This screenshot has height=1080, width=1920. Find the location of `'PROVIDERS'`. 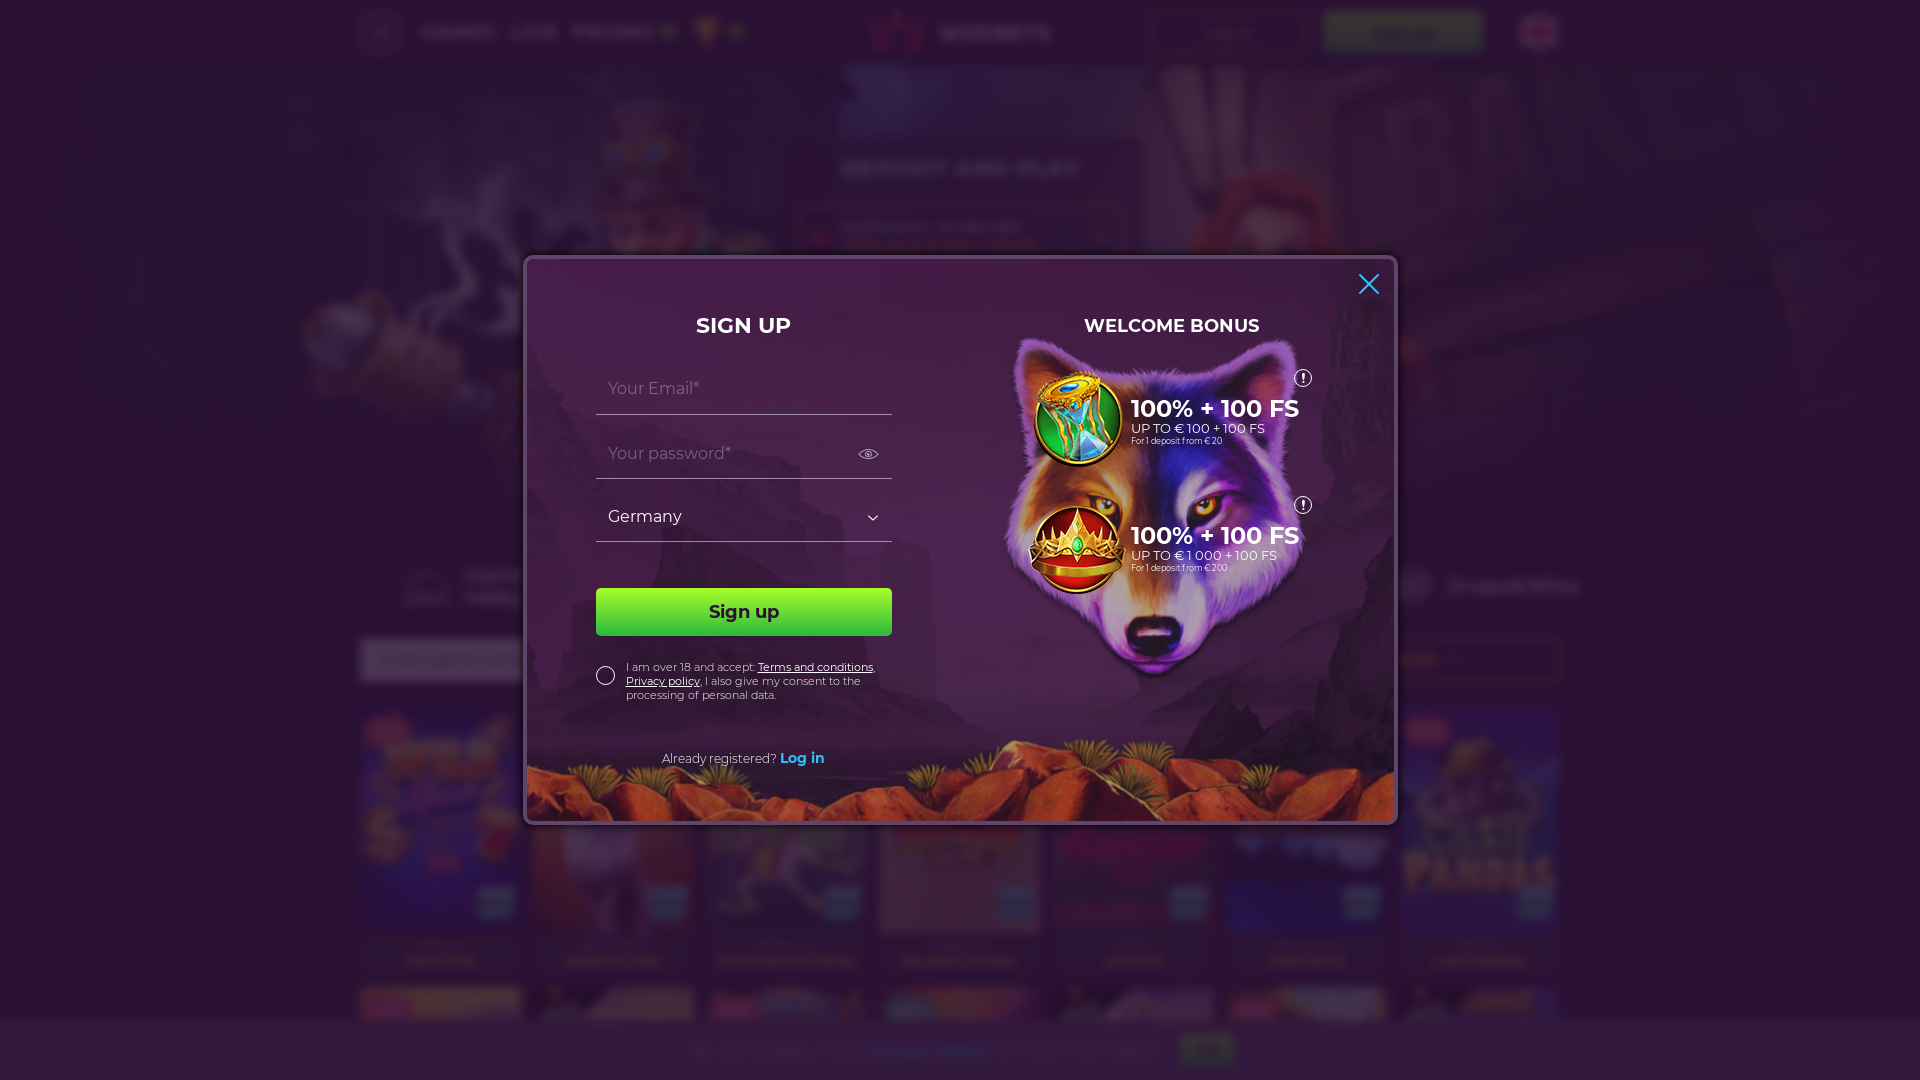

'PROVIDERS' is located at coordinates (1391, 659).